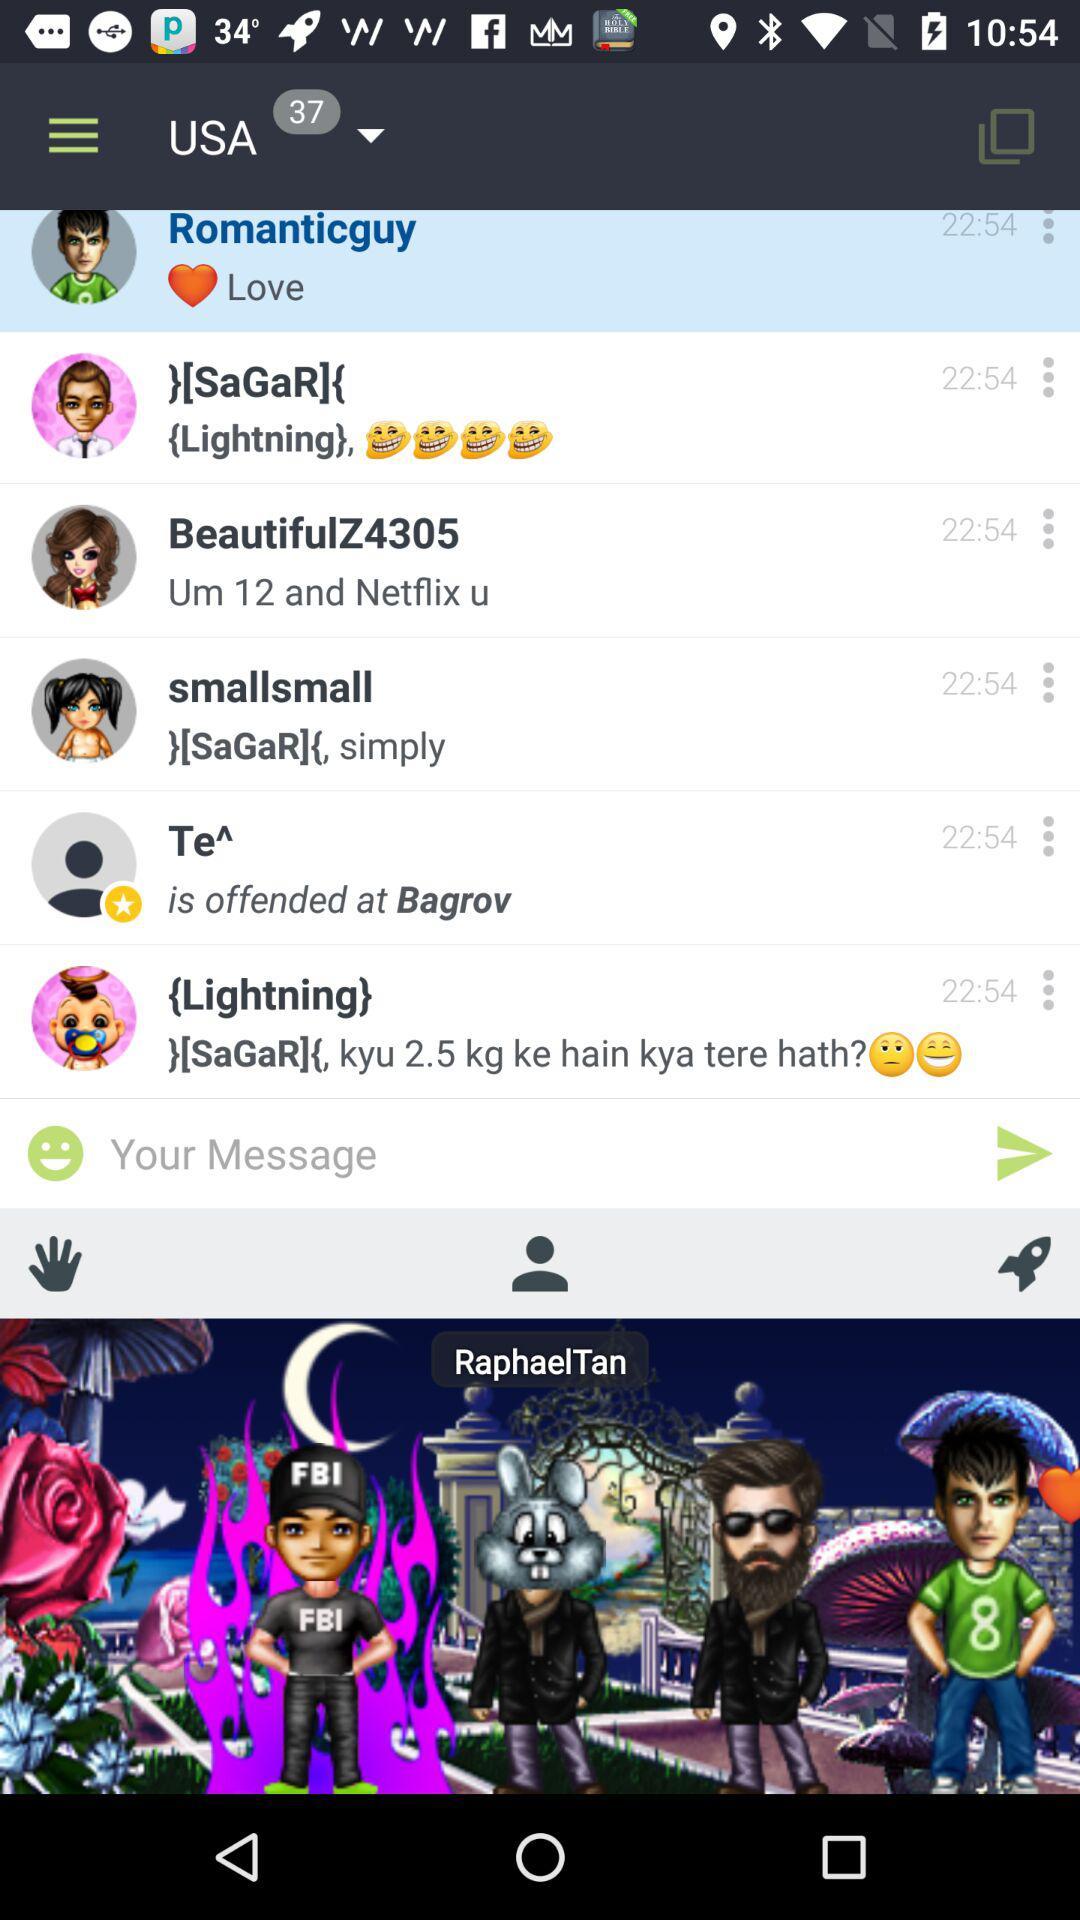 Image resolution: width=1080 pixels, height=1920 pixels. What do you see at coordinates (1047, 682) in the screenshot?
I see `options for user account` at bounding box center [1047, 682].